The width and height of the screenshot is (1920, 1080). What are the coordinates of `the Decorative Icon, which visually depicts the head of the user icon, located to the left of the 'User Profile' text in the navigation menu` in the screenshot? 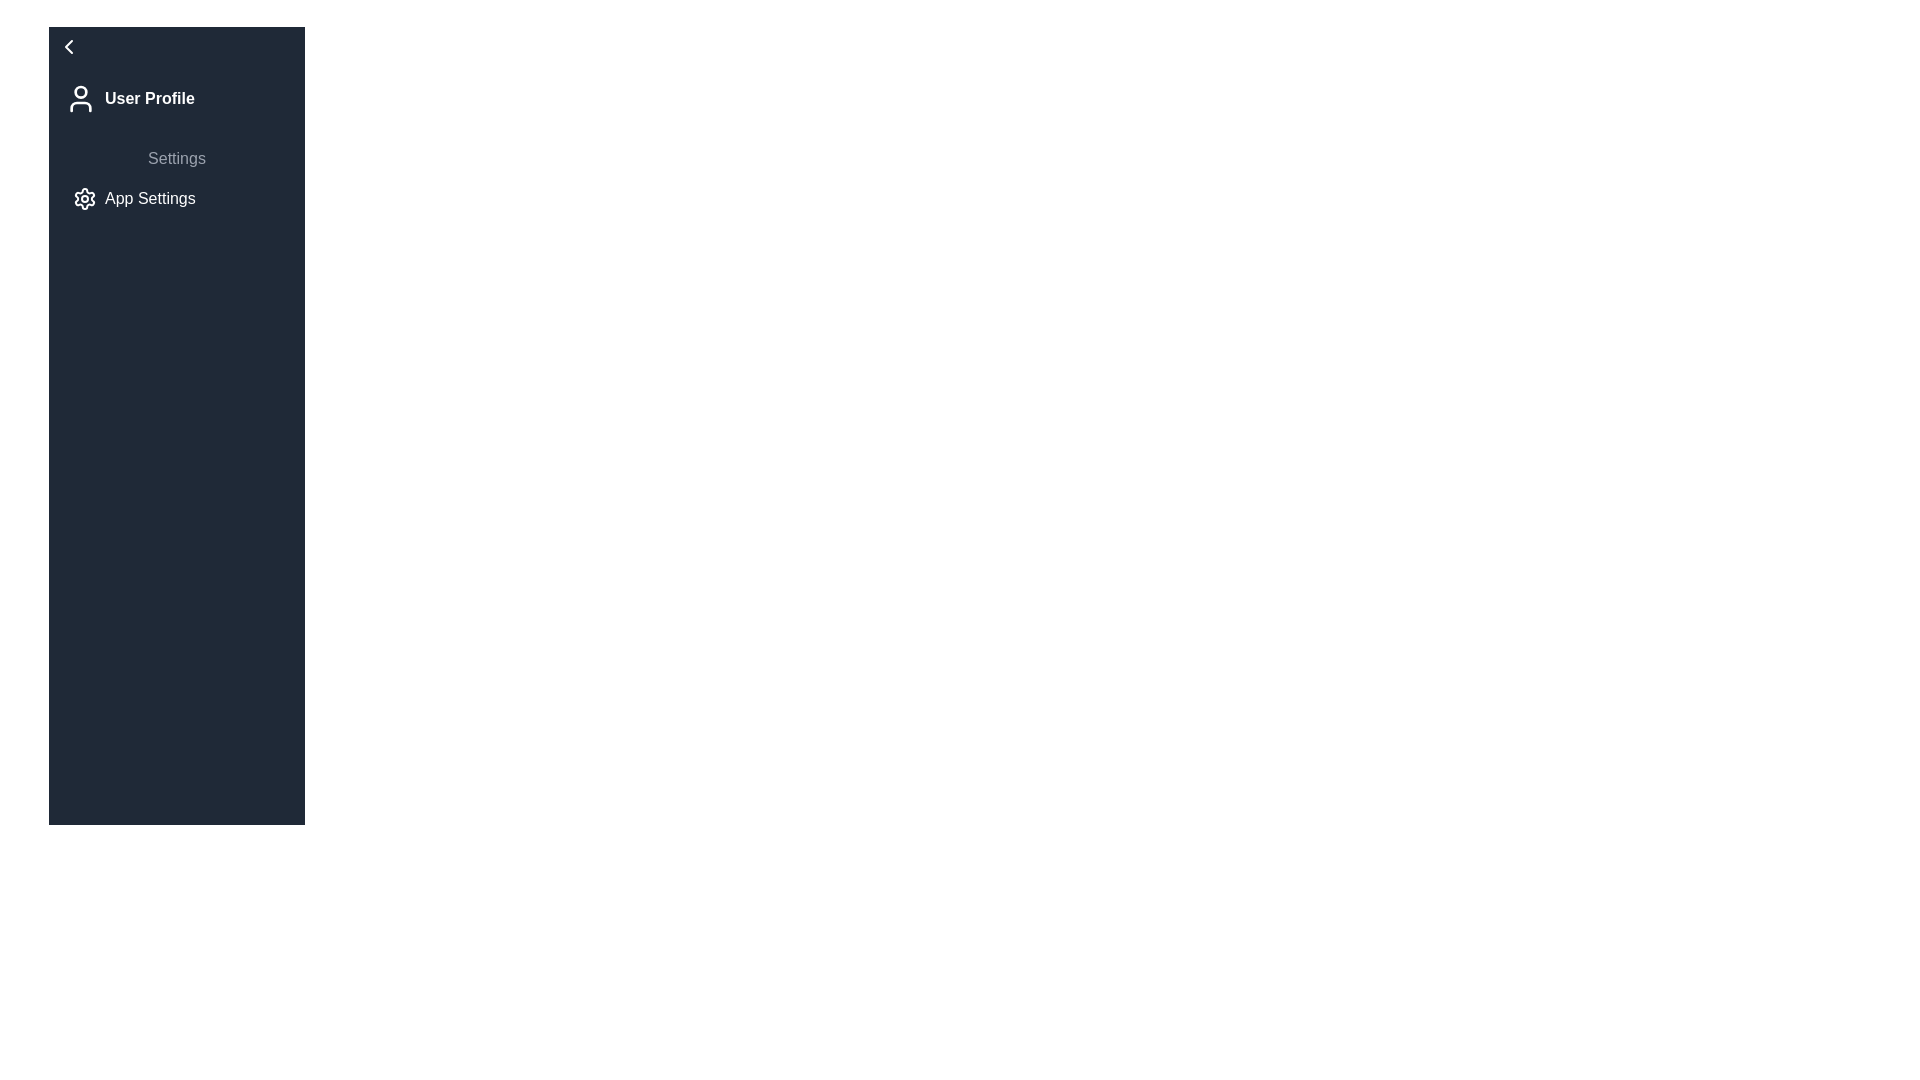 It's located at (80, 92).